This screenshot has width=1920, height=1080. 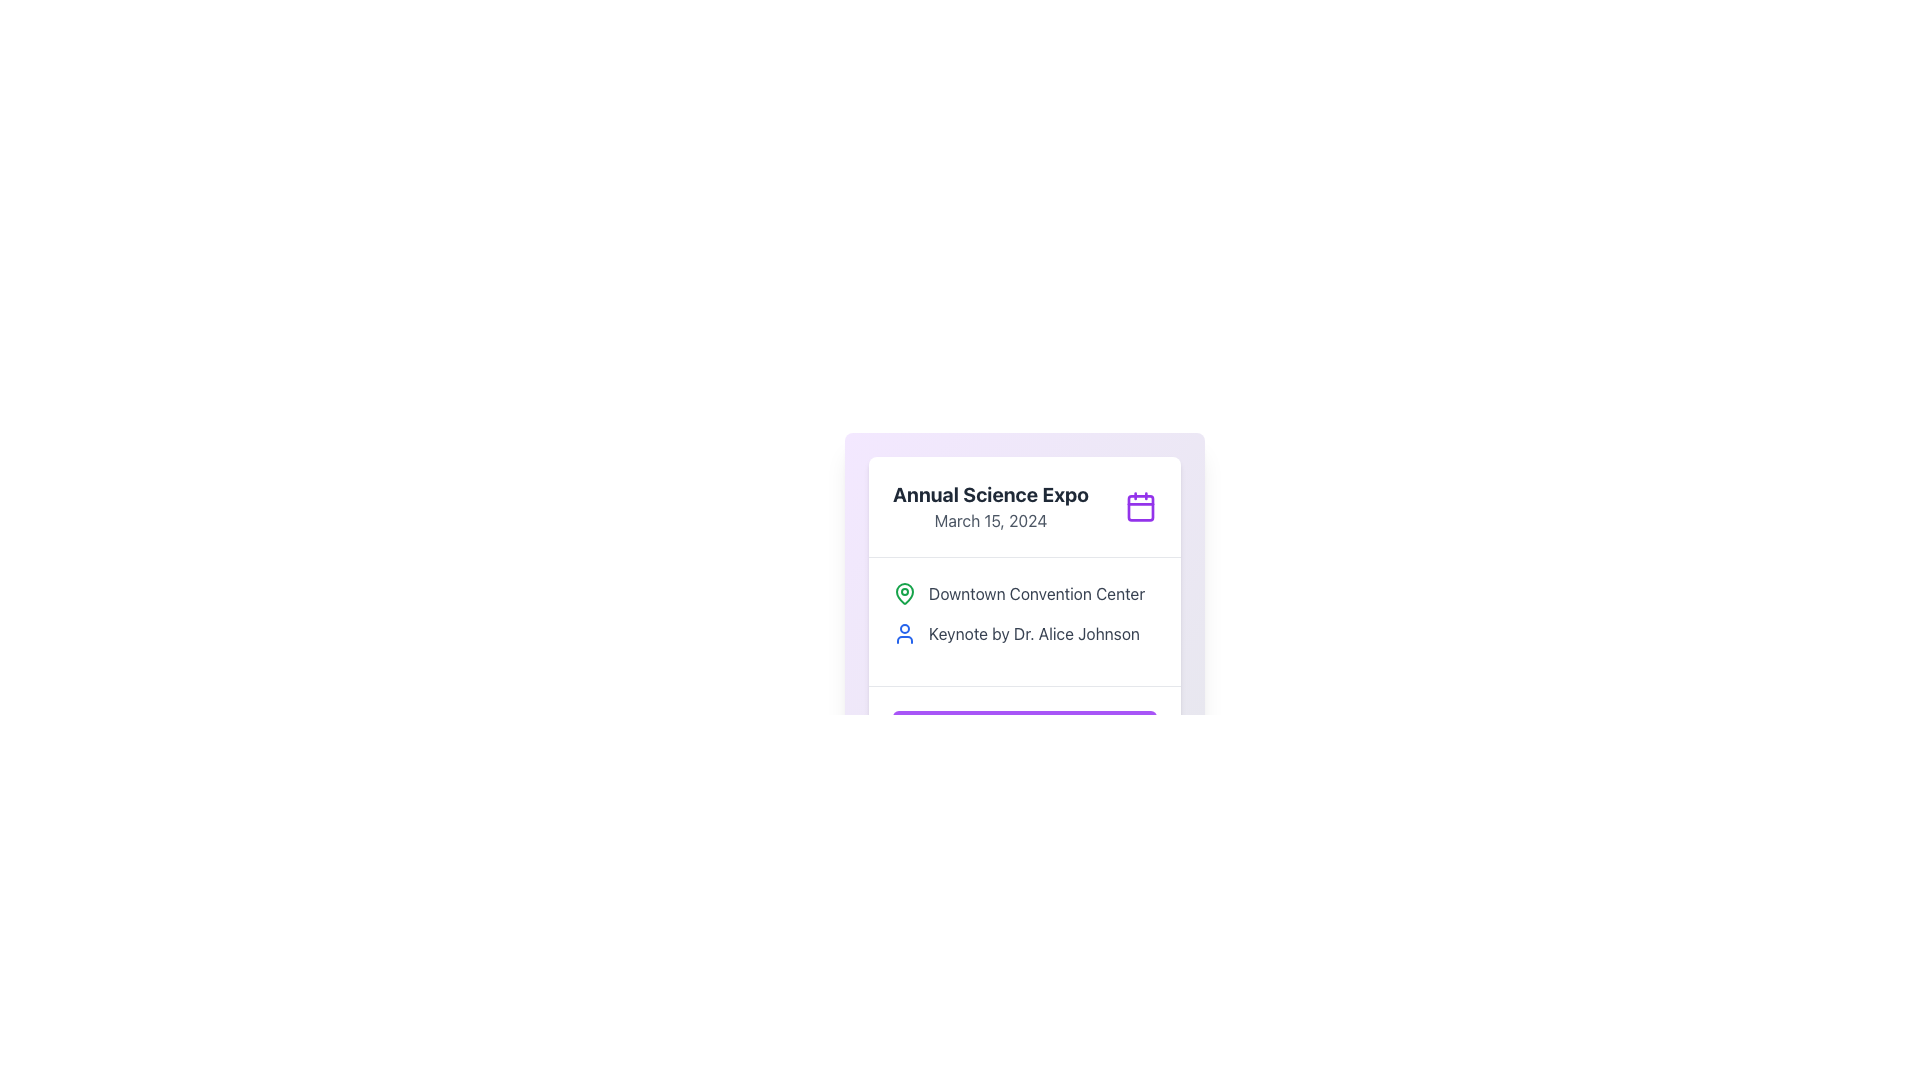 What do you see at coordinates (1025, 633) in the screenshot?
I see `text content of the Text Label with Icon that indicates 'Keynote by Dr. Alice Johnson', located next to a user profile icon in blue, within the second section of the event information block` at bounding box center [1025, 633].